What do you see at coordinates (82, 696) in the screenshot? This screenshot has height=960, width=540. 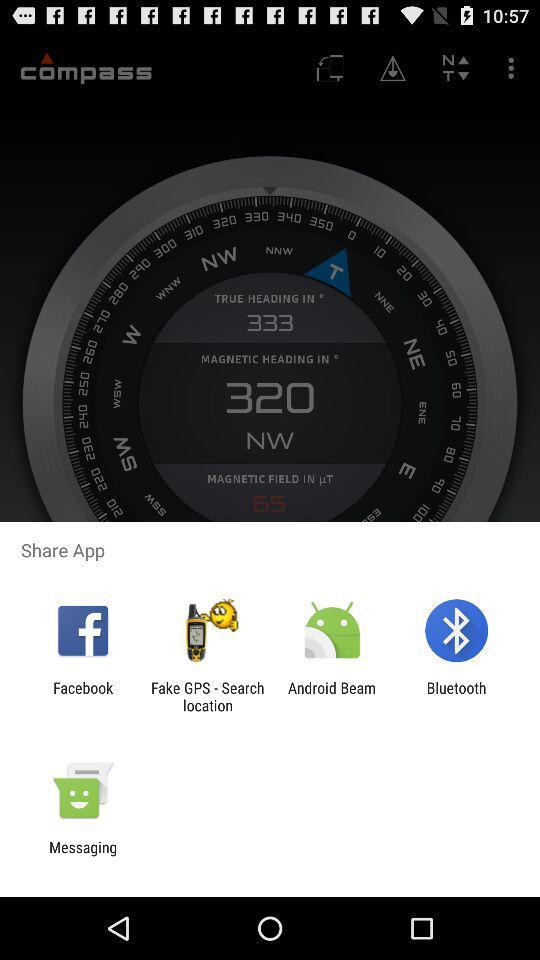 I see `the facebook item` at bounding box center [82, 696].